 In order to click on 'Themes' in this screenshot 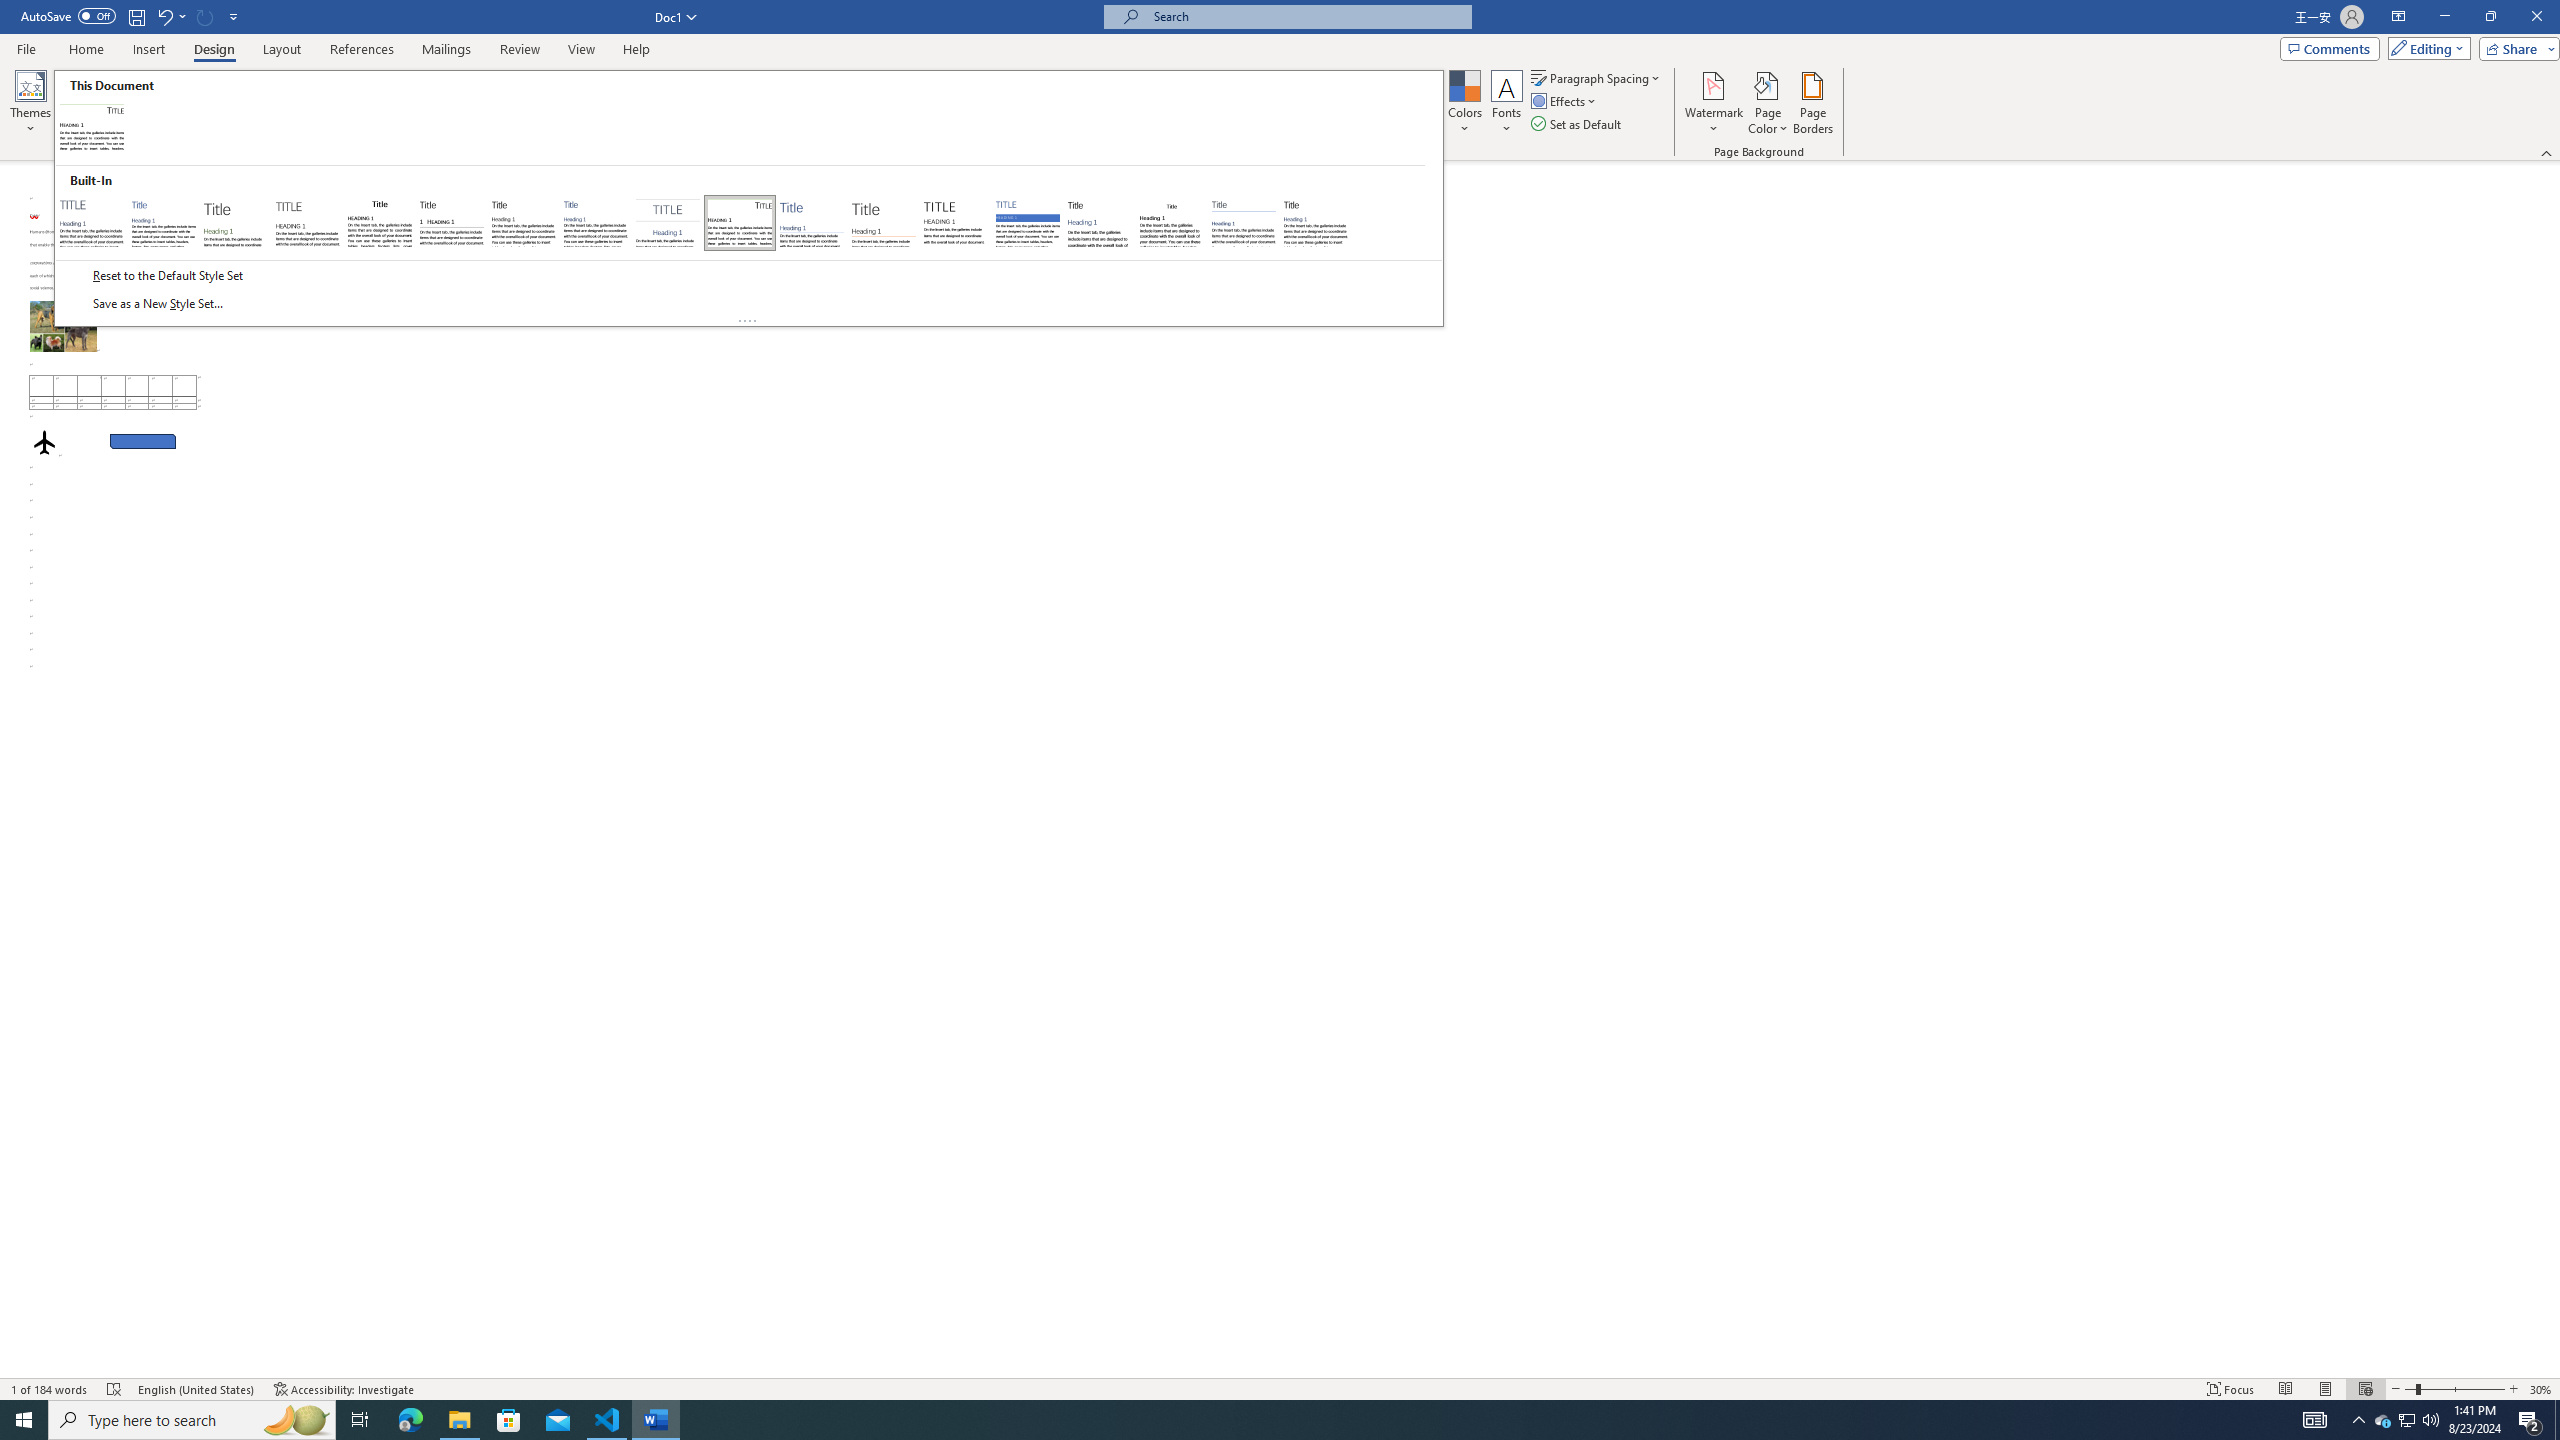, I will do `click(29, 103)`.